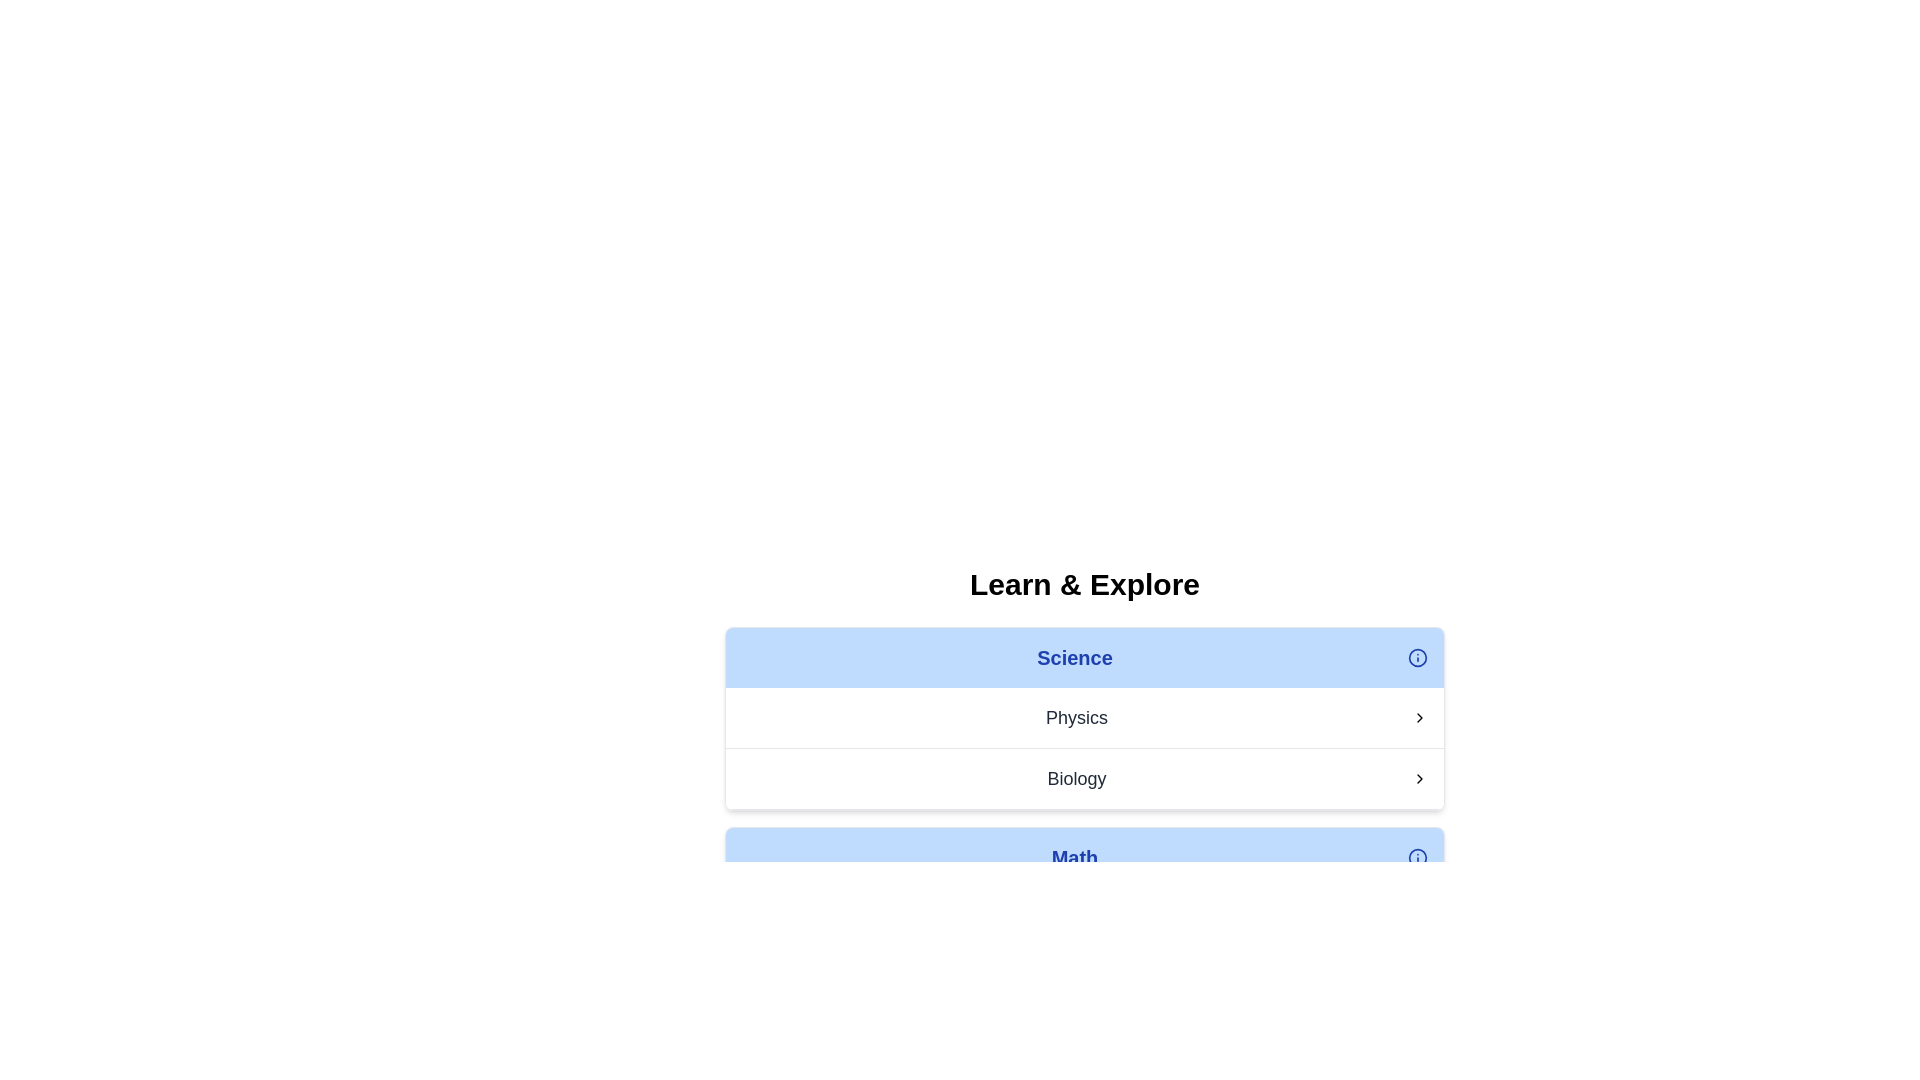 This screenshot has height=1080, width=1920. I want to click on the button-like list item labeled 'Math' with a light blue background, which is the third section below the 'Learn & Explore' header, so click(1083, 856).